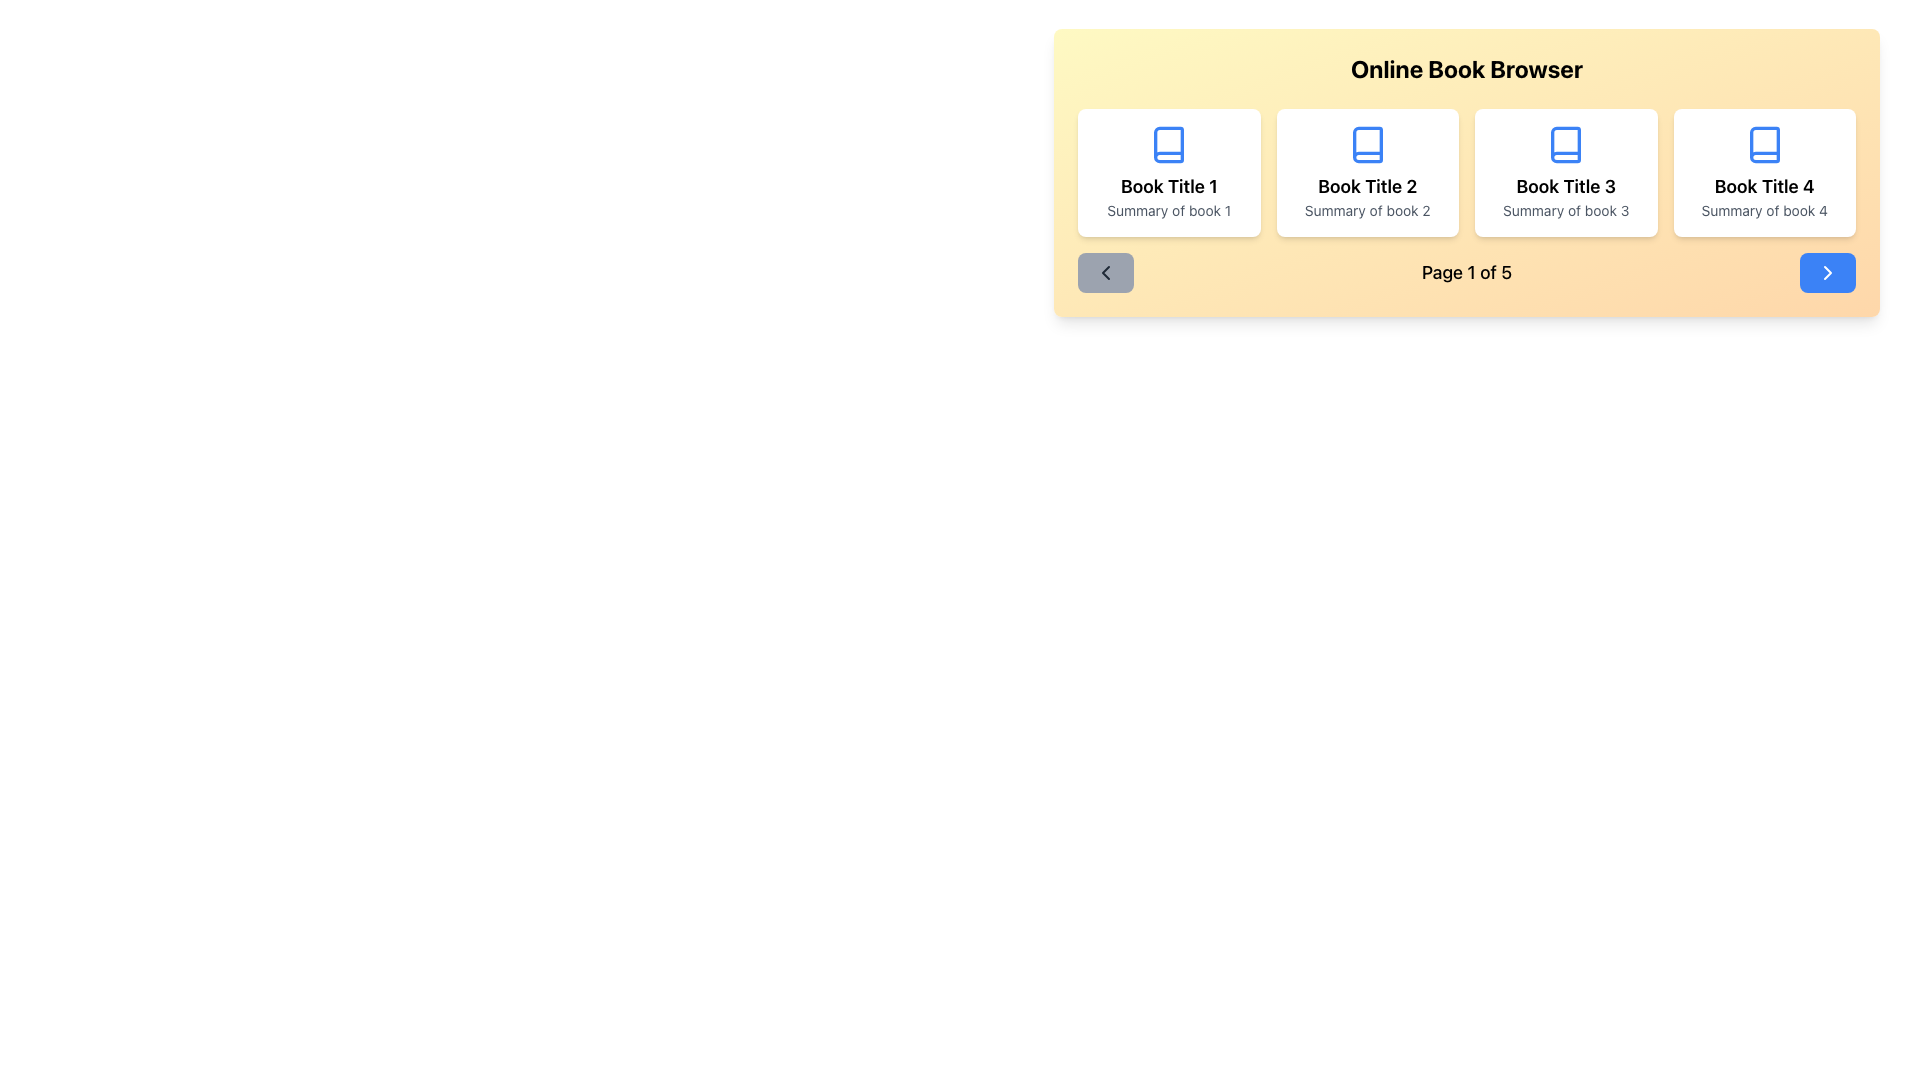 This screenshot has height=1080, width=1920. Describe the element at coordinates (1764, 144) in the screenshot. I see `the blue outlined book icon located at the top of the fourth card in a horizontally aligned grid` at that location.